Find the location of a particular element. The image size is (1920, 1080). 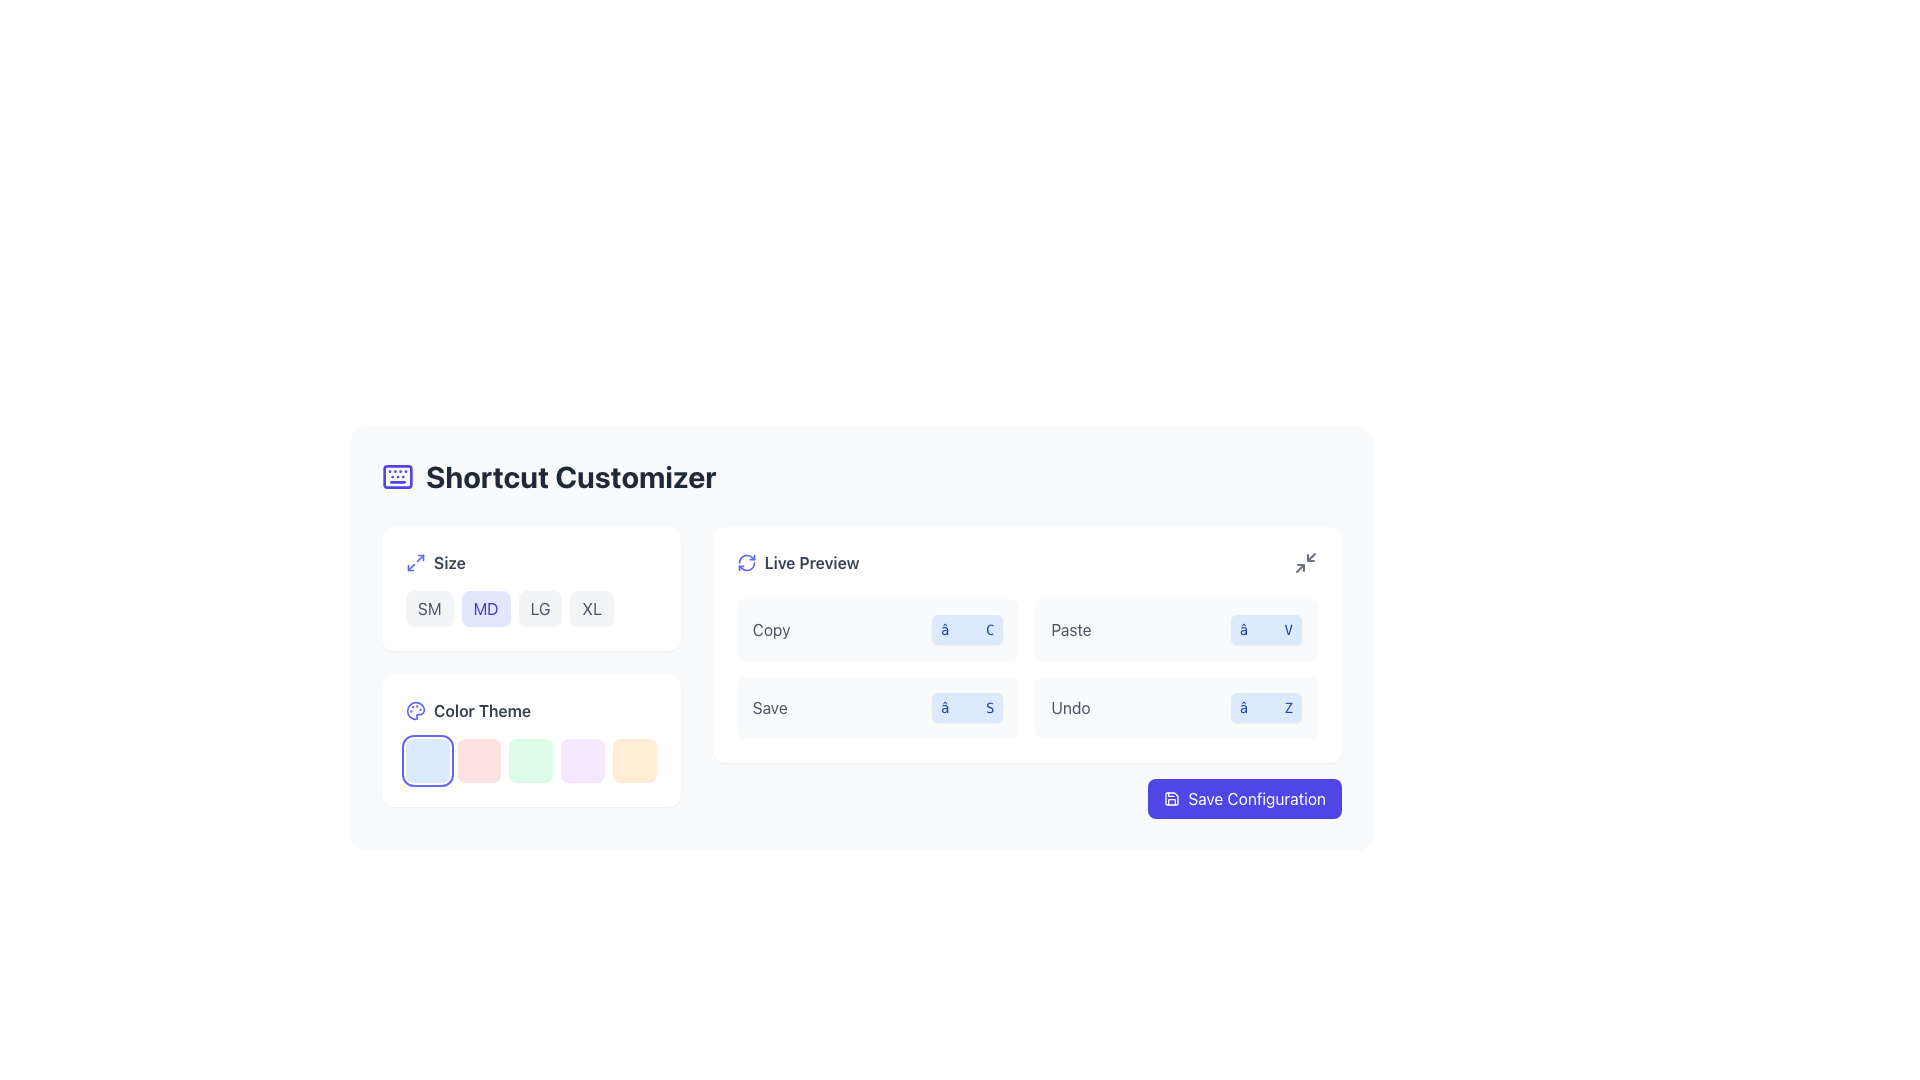

the small icon resembling a two-headed arrow located to the immediate left of the 'Size' label in the 'Shortcut Customizer' panel is located at coordinates (415, 563).